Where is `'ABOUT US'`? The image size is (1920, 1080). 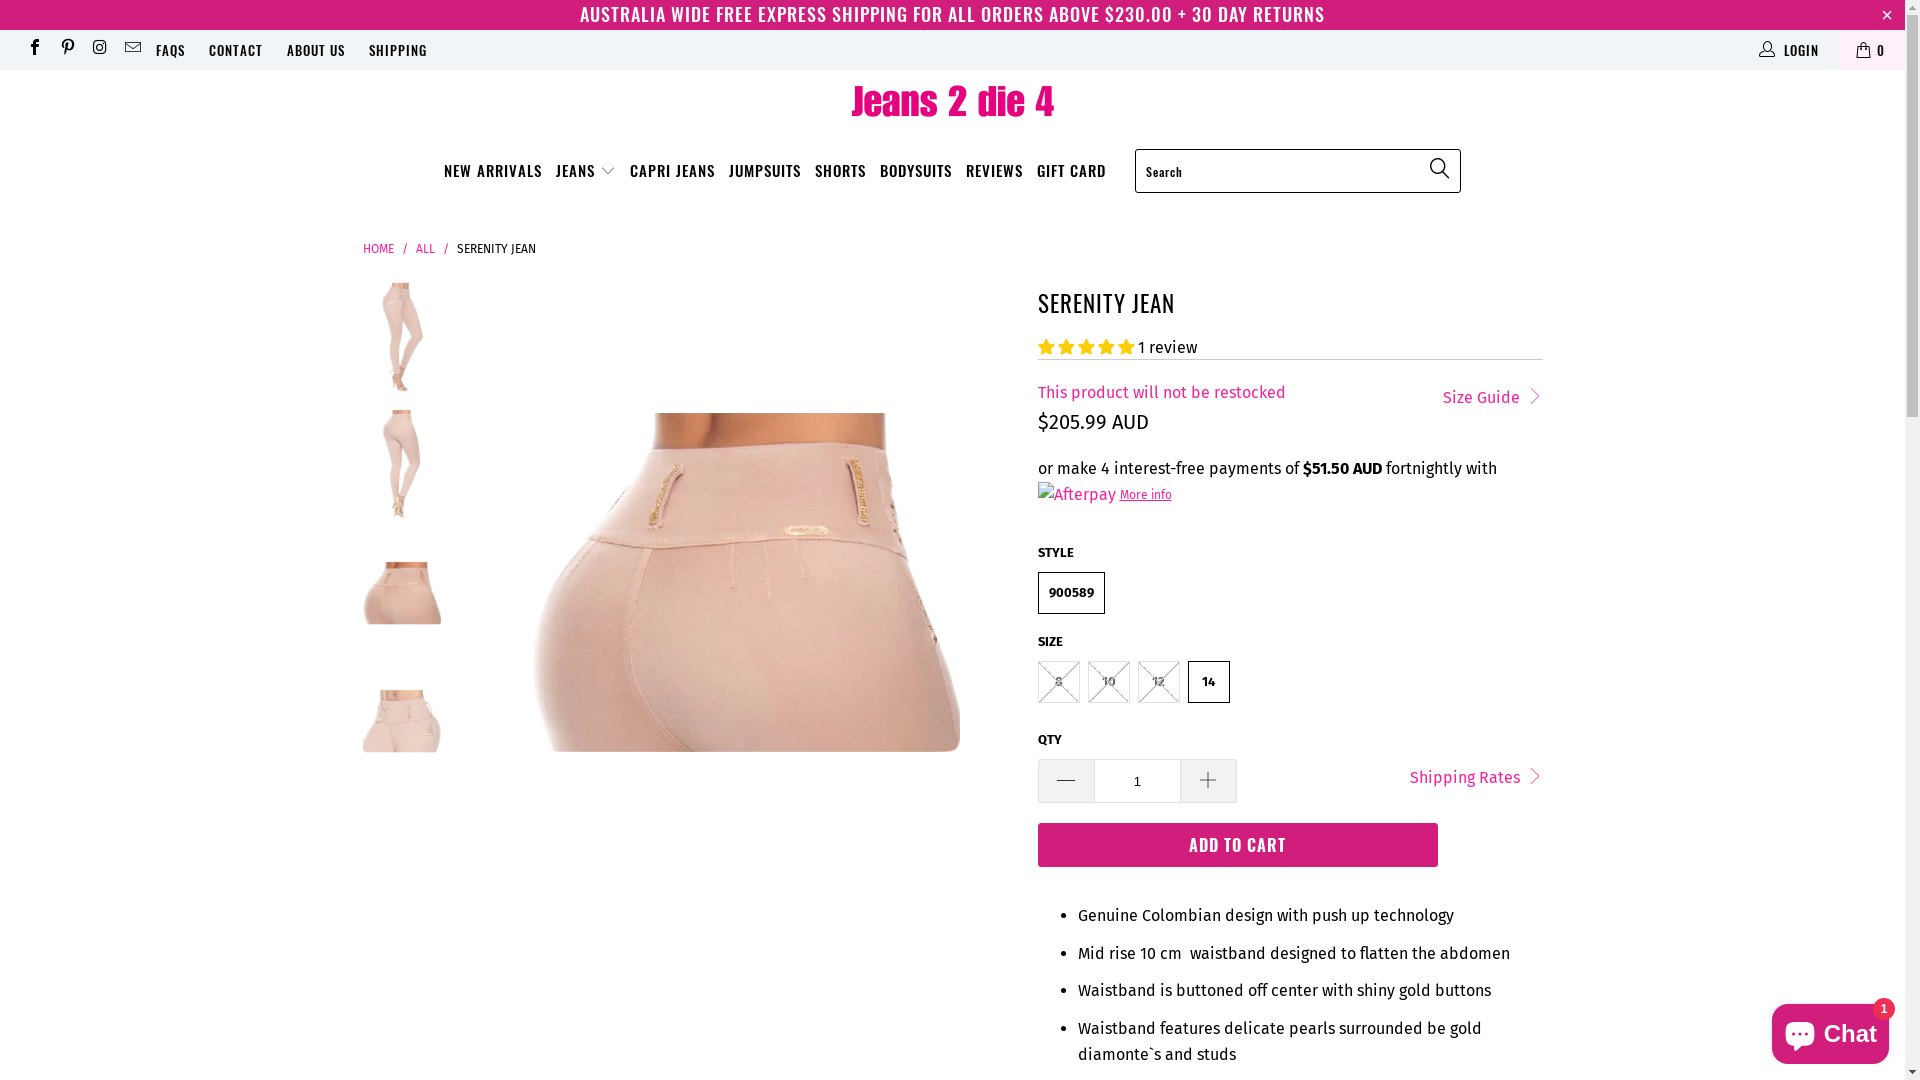 'ABOUT US' is located at coordinates (315, 49).